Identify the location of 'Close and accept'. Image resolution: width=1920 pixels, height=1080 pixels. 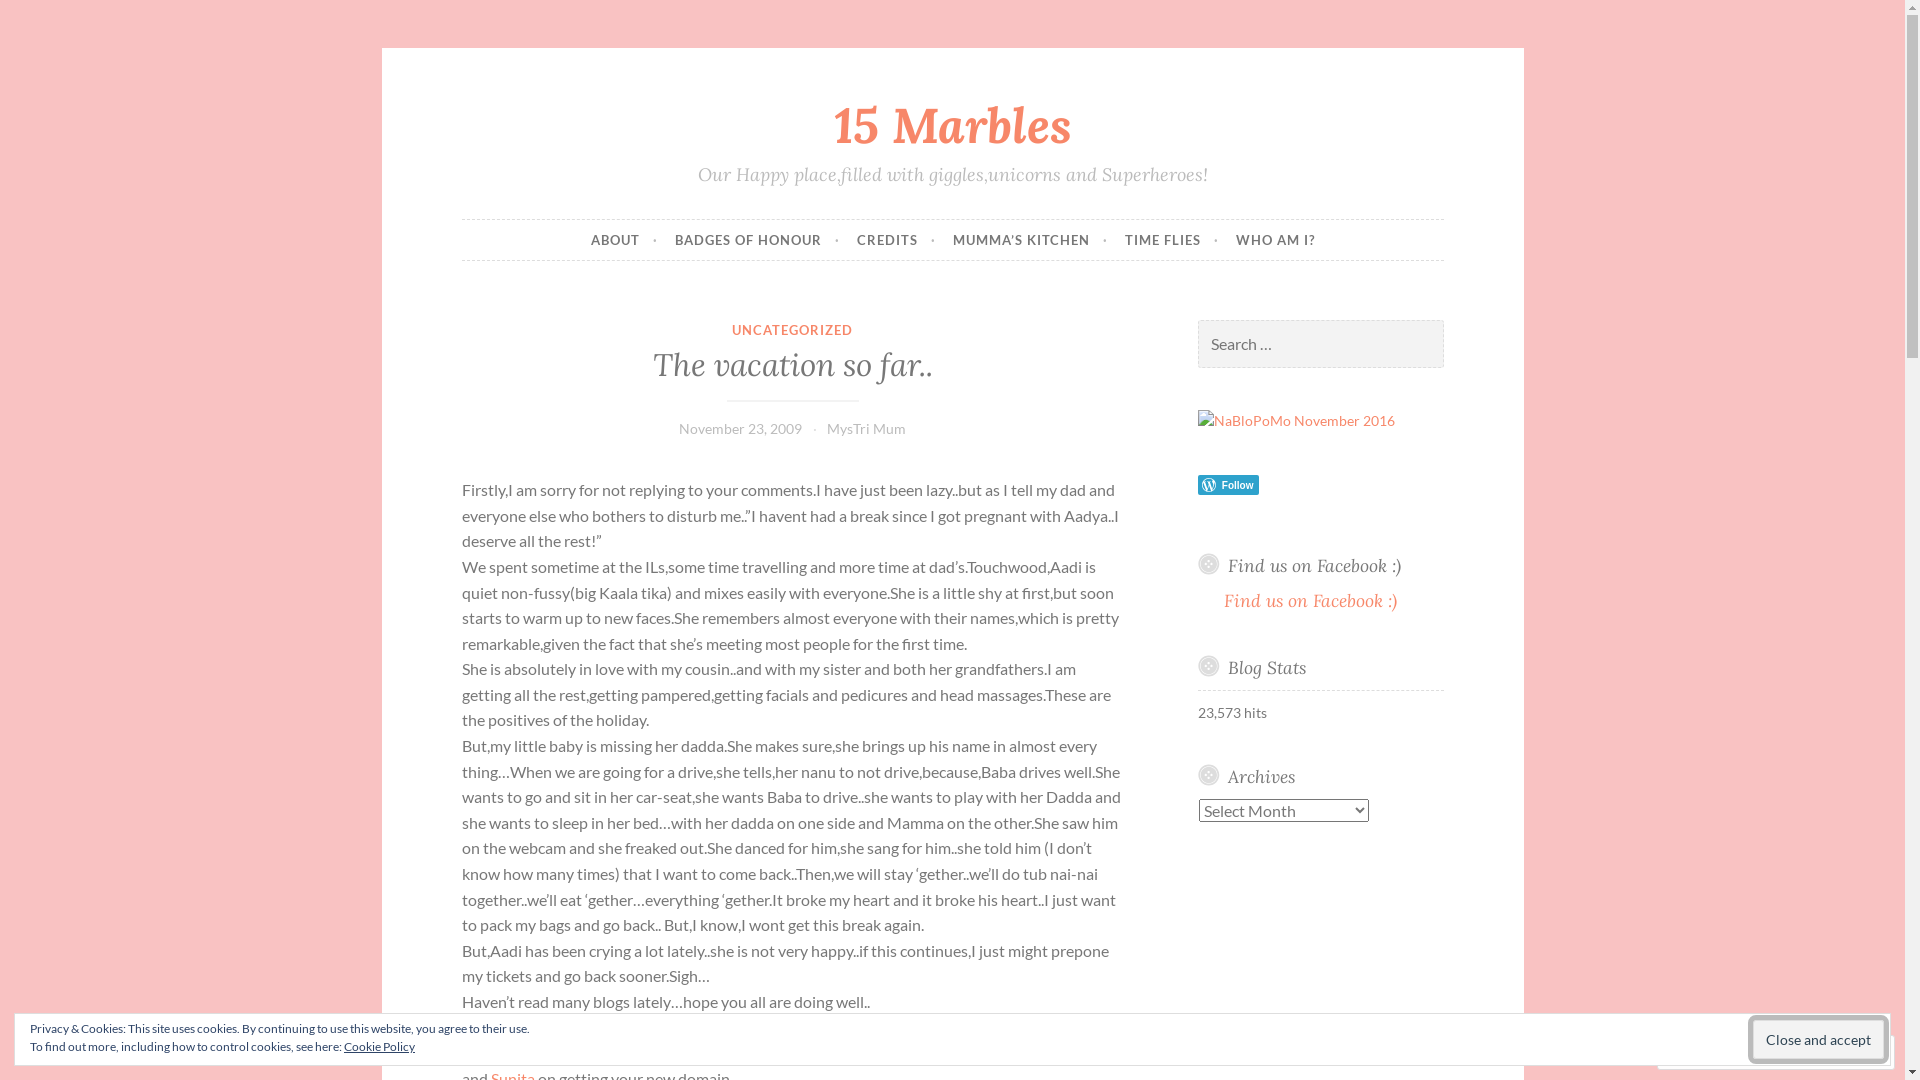
(1818, 1038).